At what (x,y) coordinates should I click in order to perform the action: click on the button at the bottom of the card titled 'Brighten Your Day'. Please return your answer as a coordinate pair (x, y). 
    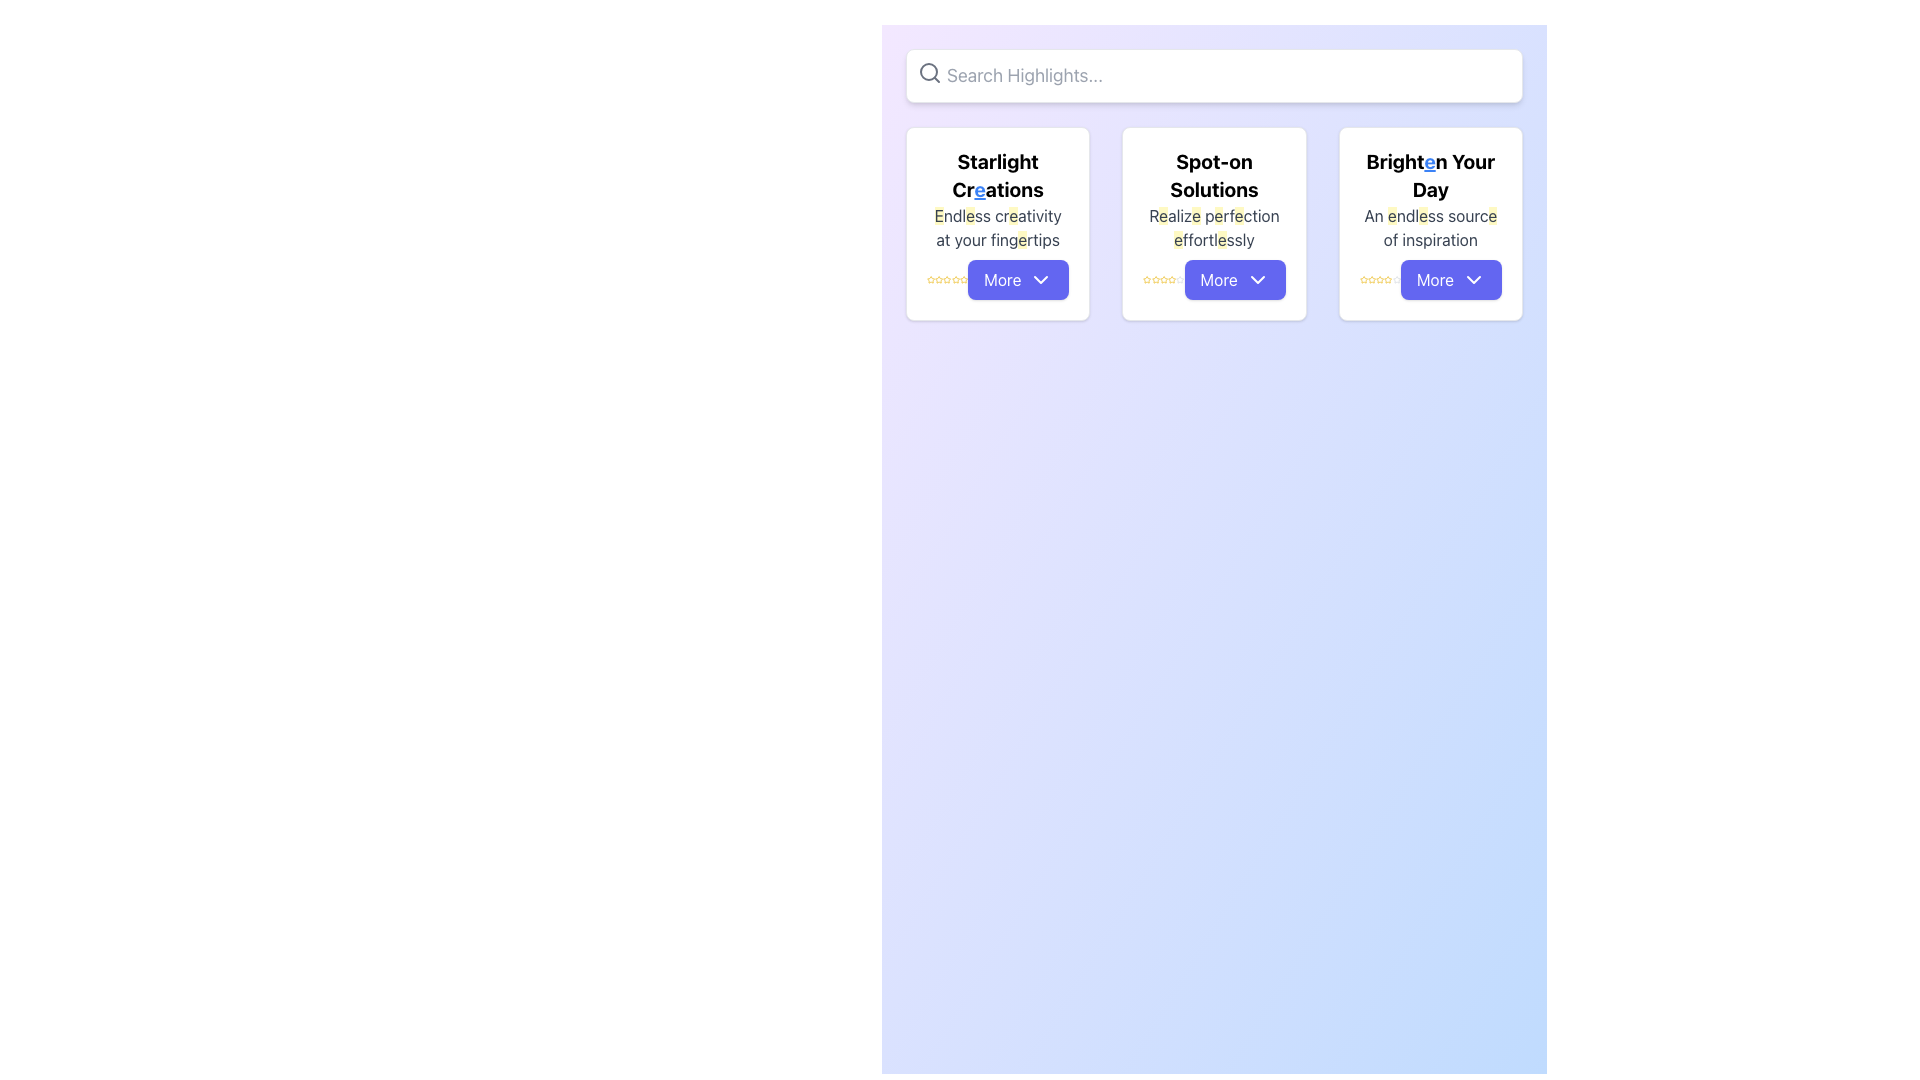
    Looking at the image, I should click on (1451, 280).